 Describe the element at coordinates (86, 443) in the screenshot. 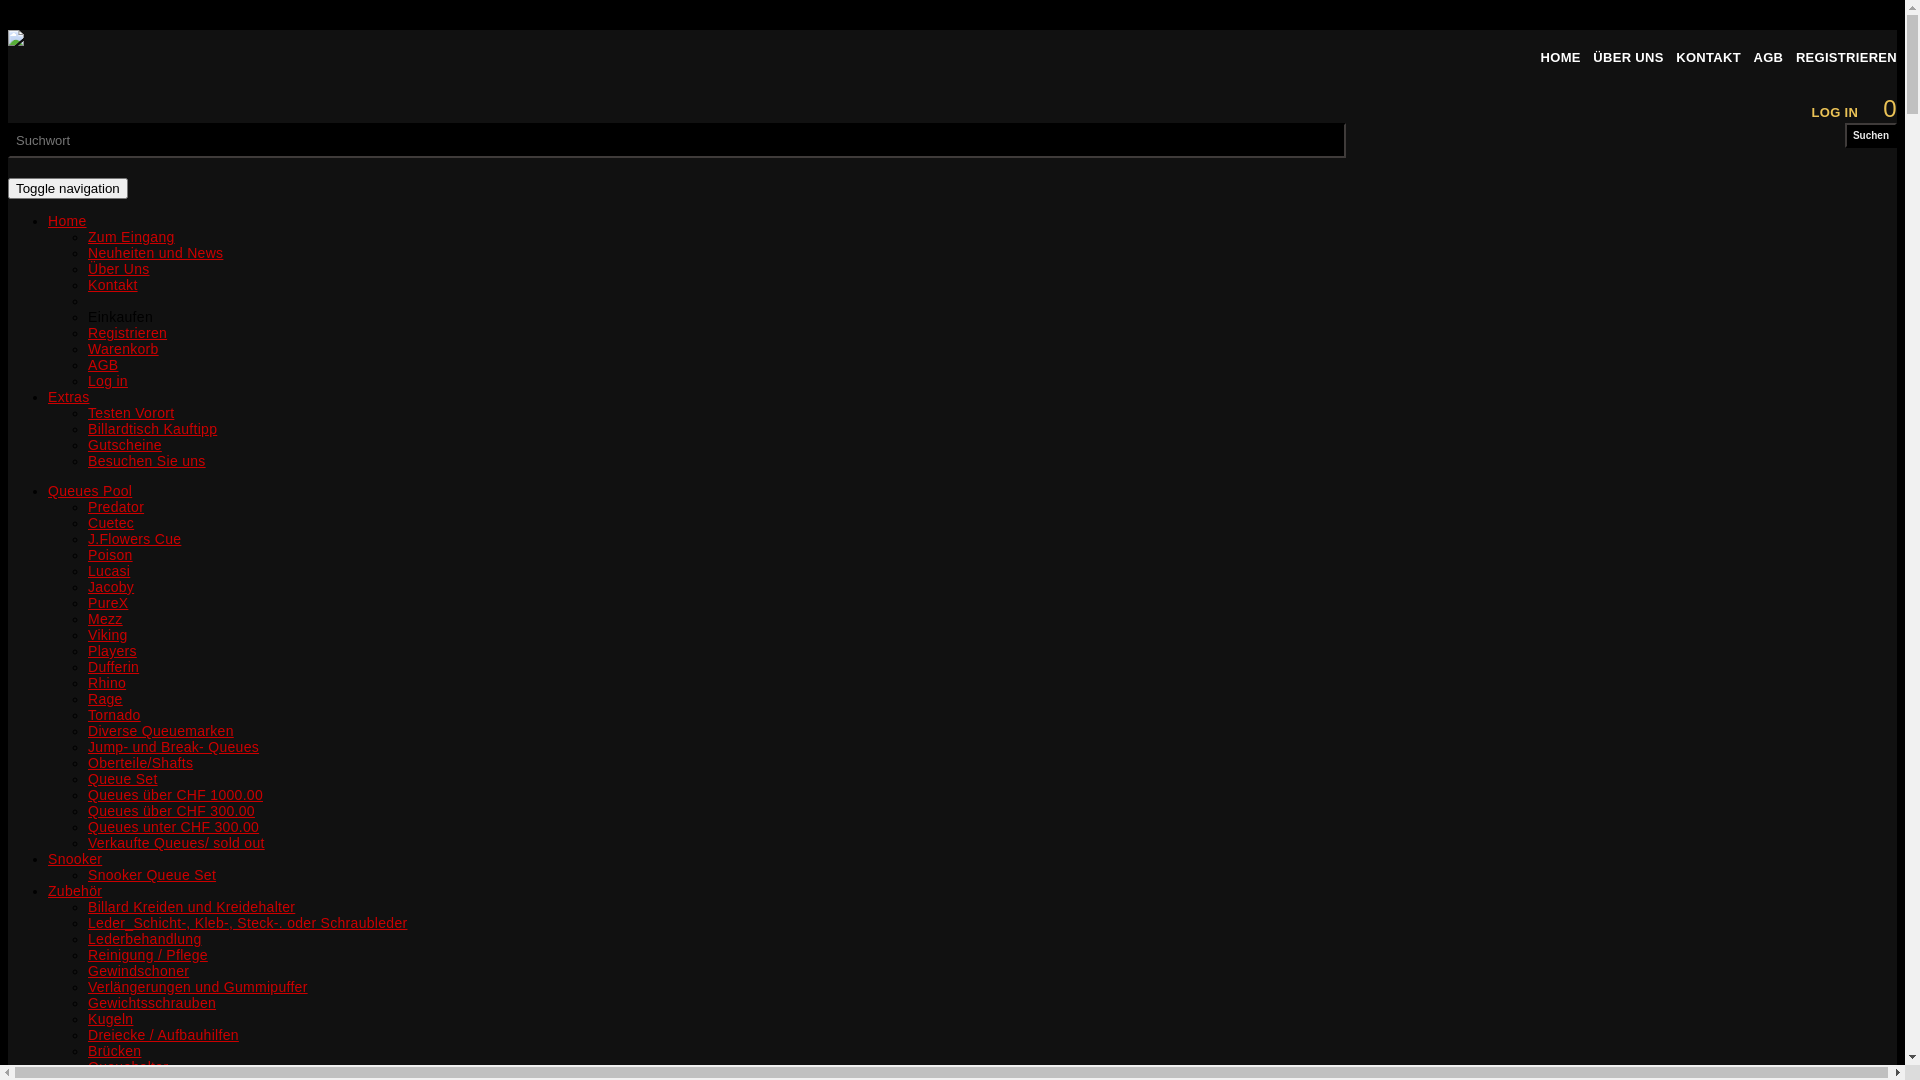

I see `'Gutscheine'` at that location.